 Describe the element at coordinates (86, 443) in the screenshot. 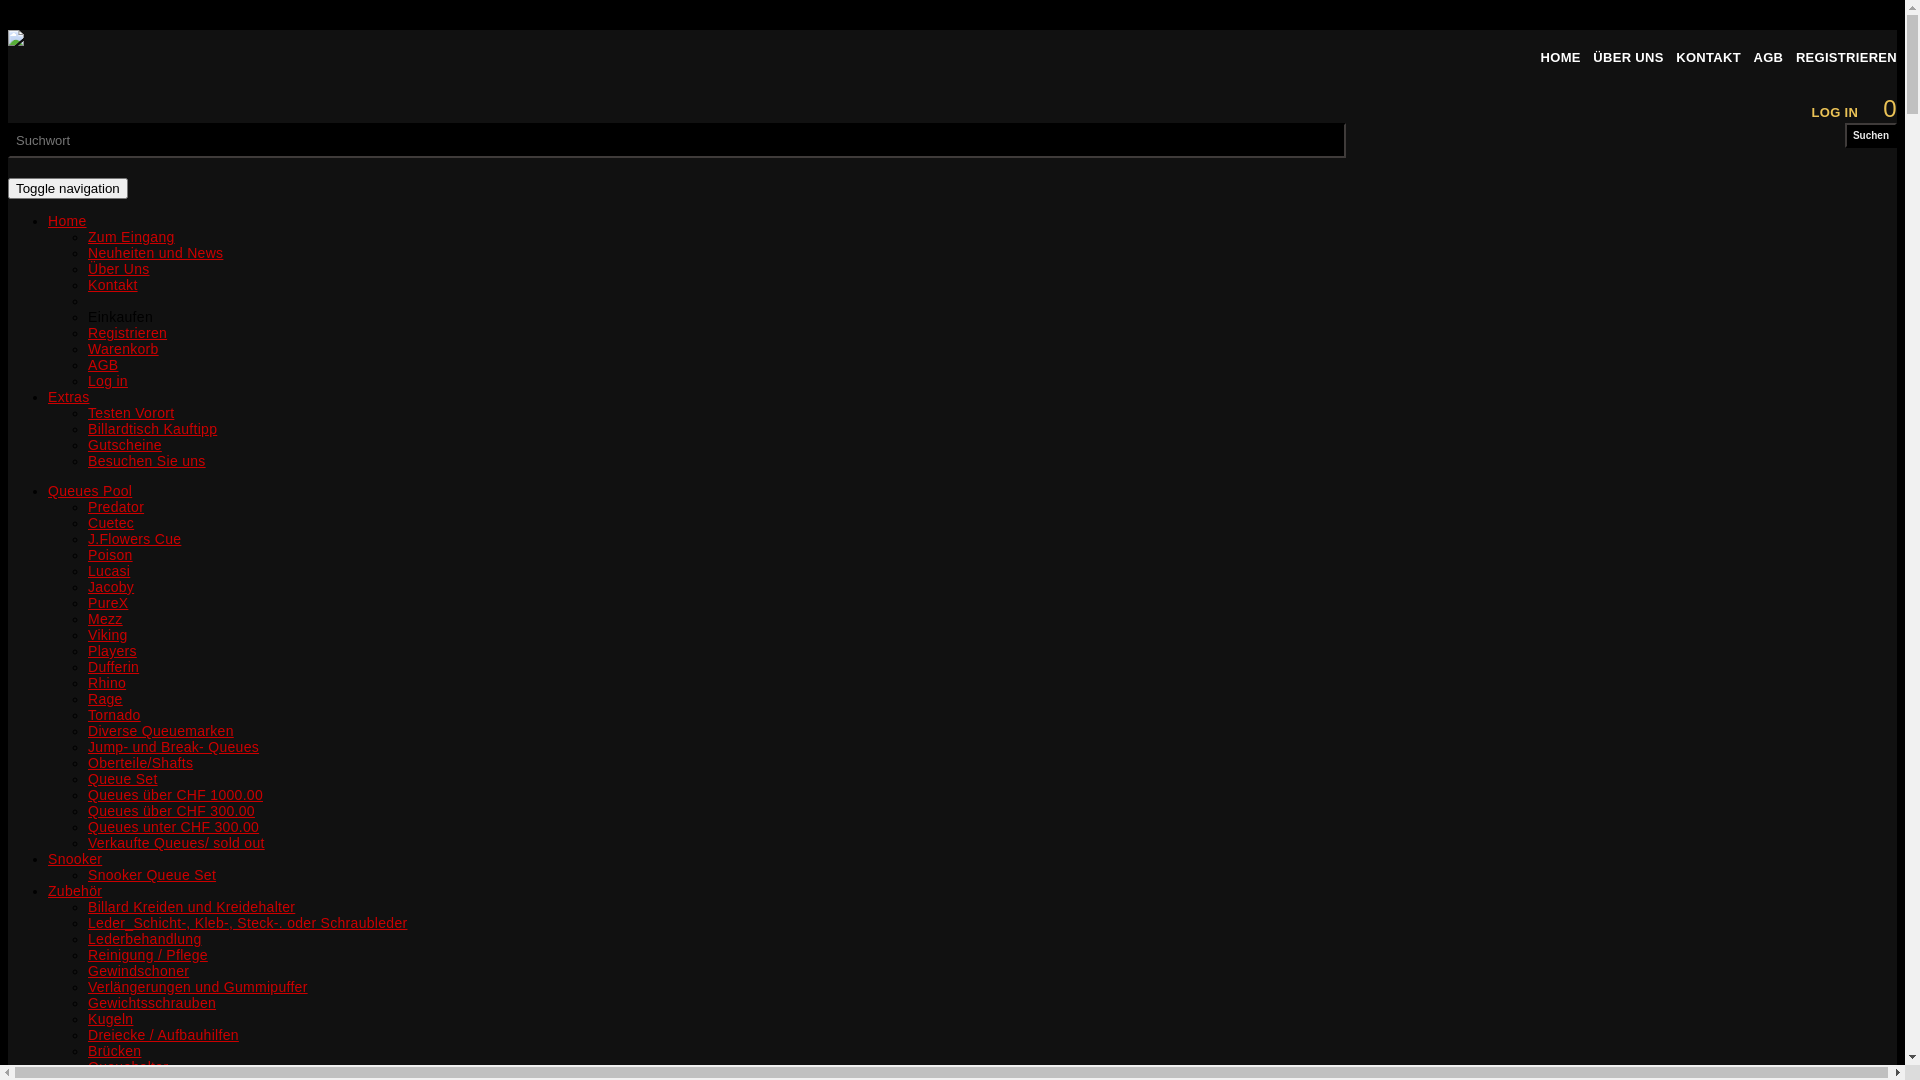

I see `'Gutscheine'` at that location.